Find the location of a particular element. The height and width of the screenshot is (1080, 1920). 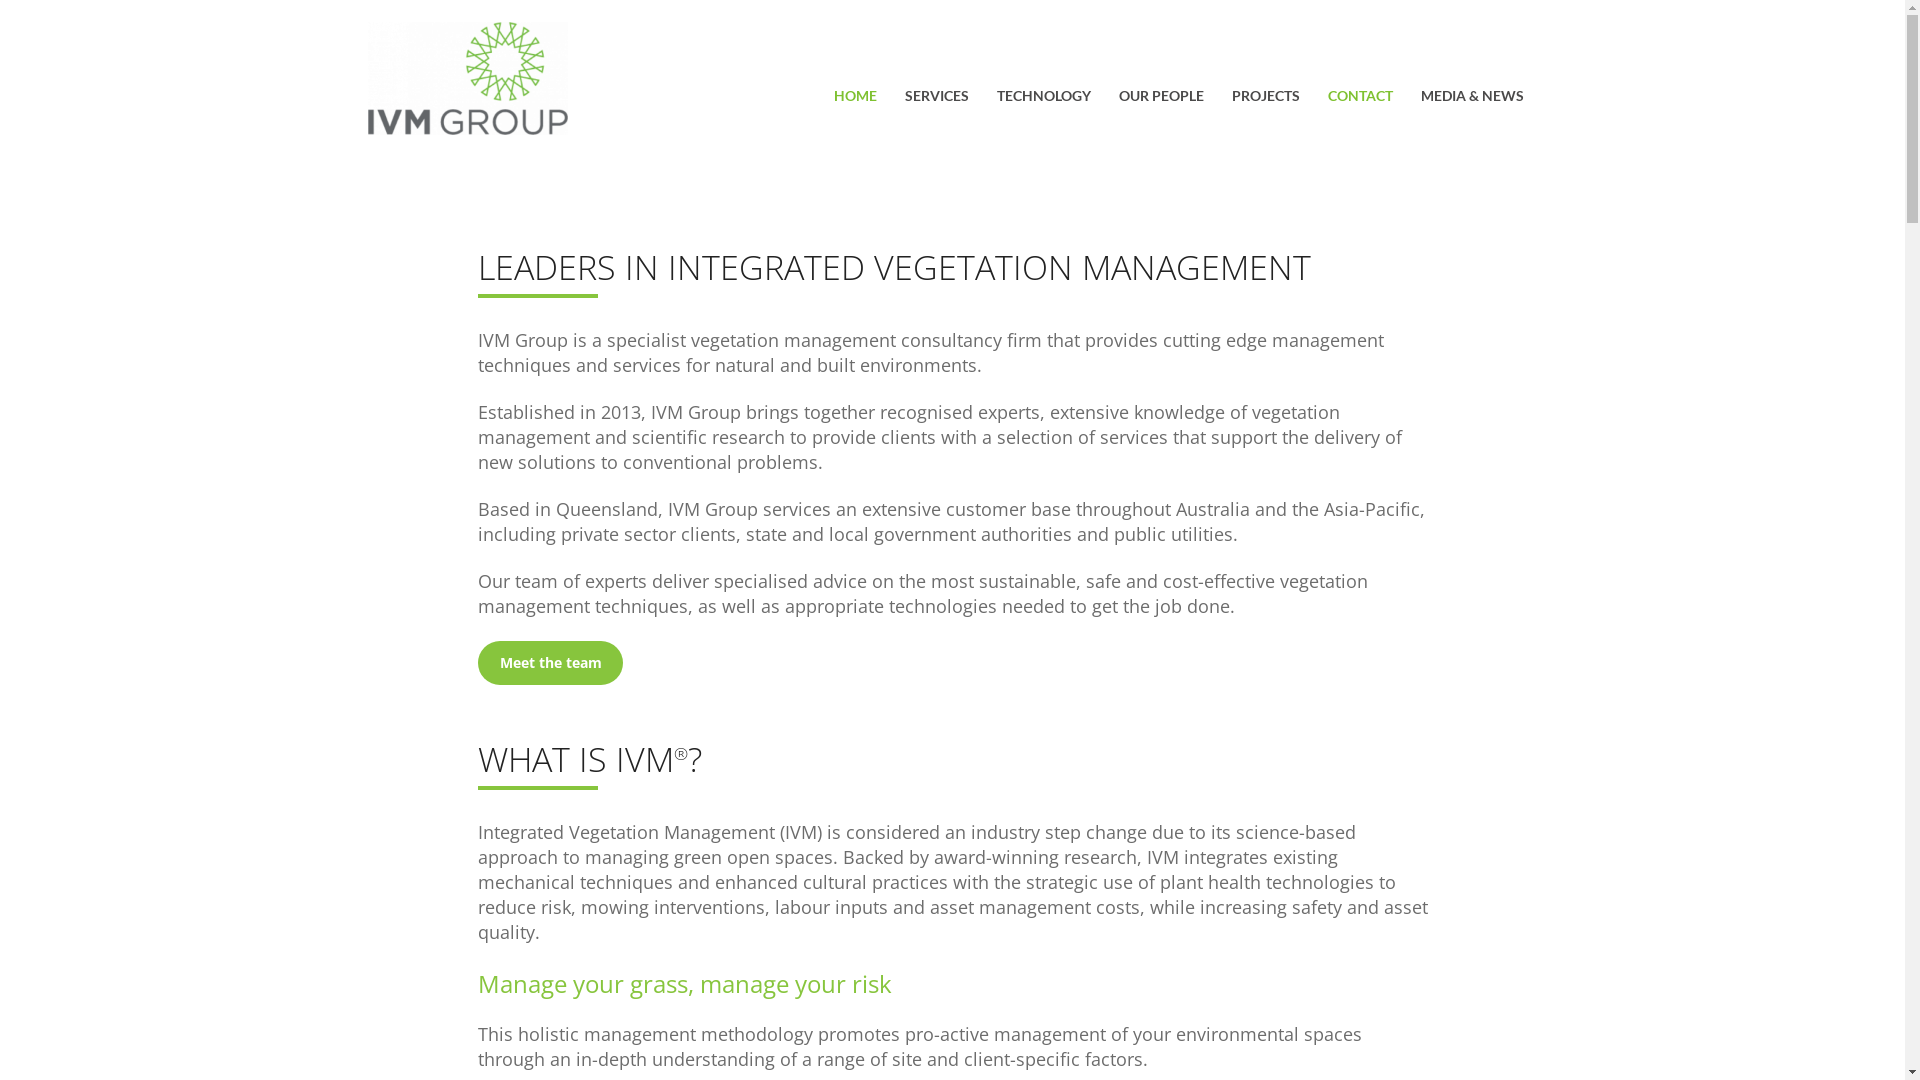

'TECHNOLOGY' is located at coordinates (1041, 98).